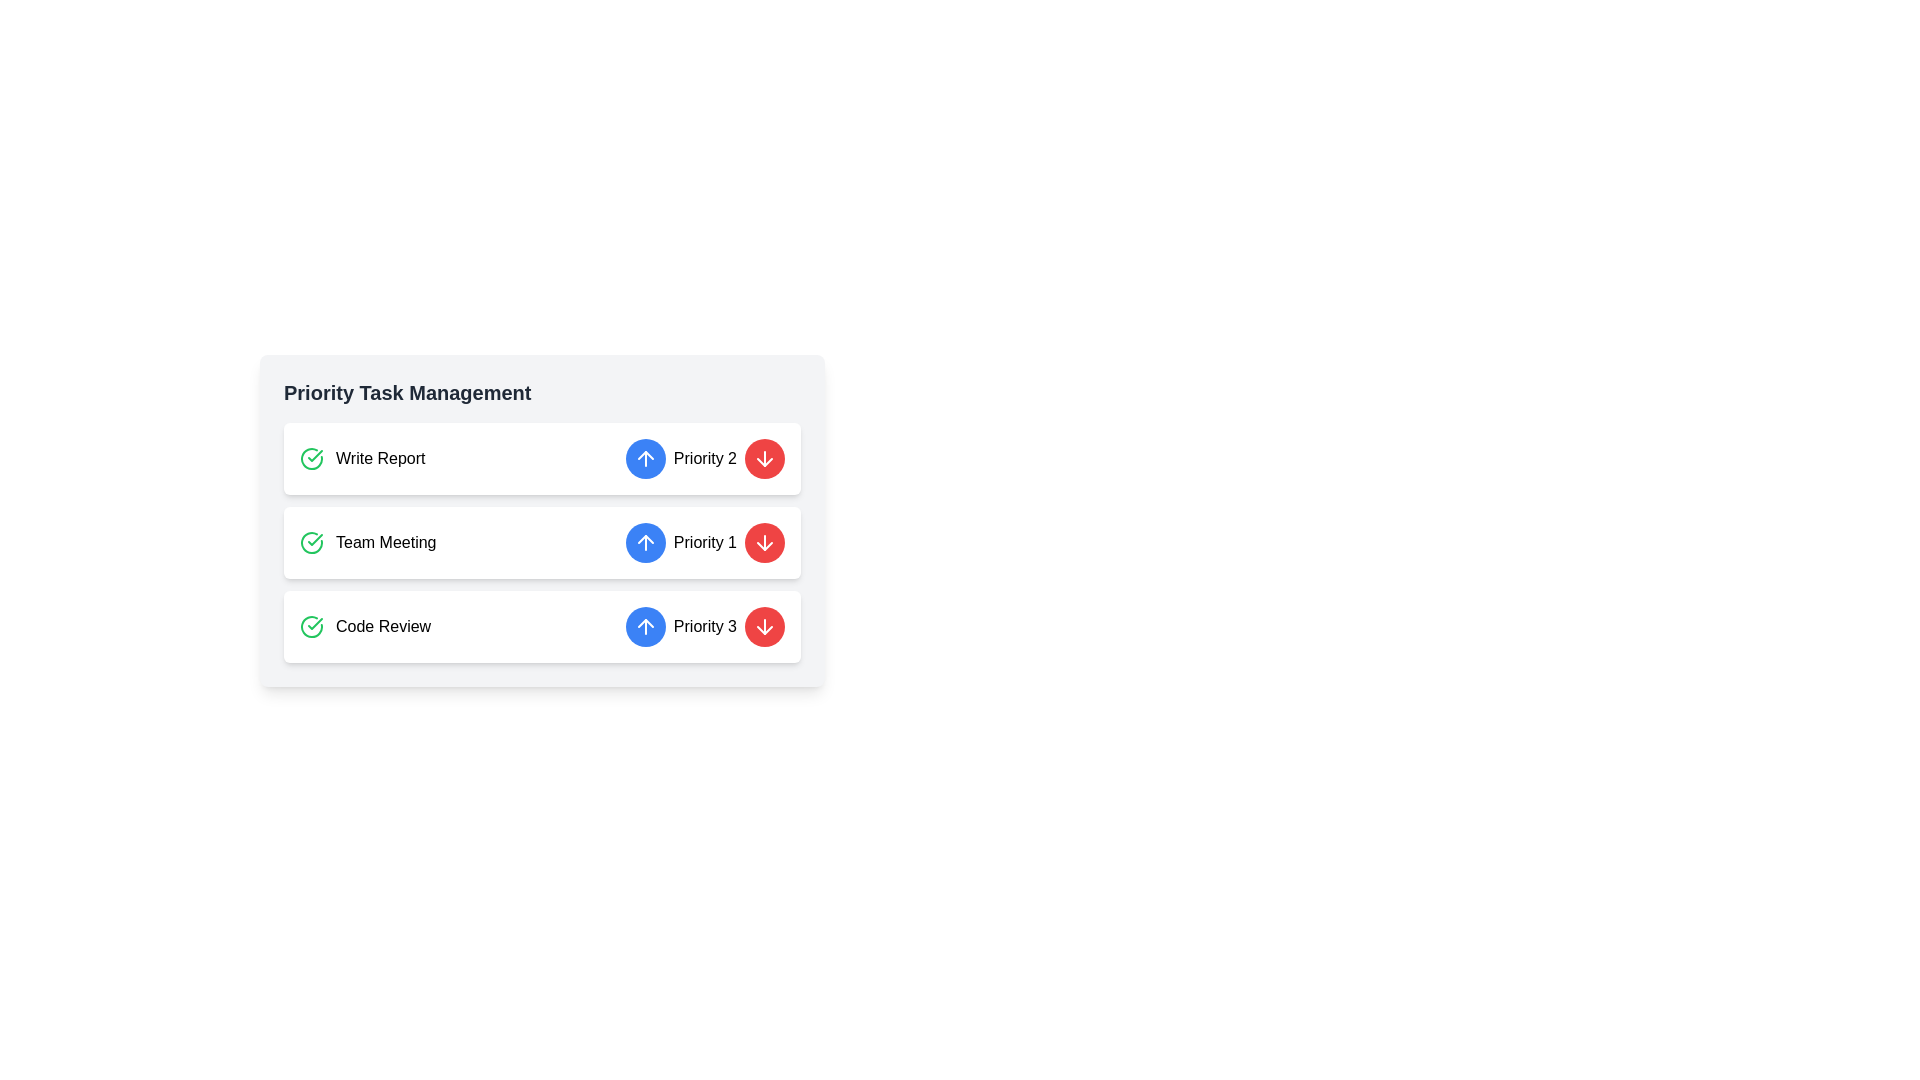 This screenshot has height=1080, width=1920. What do you see at coordinates (763, 626) in the screenshot?
I see `the decrease priority Icon button located at the far-right edge of the 'Code Review' row in the 'Priority Task Management' interface to lower the task priority` at bounding box center [763, 626].